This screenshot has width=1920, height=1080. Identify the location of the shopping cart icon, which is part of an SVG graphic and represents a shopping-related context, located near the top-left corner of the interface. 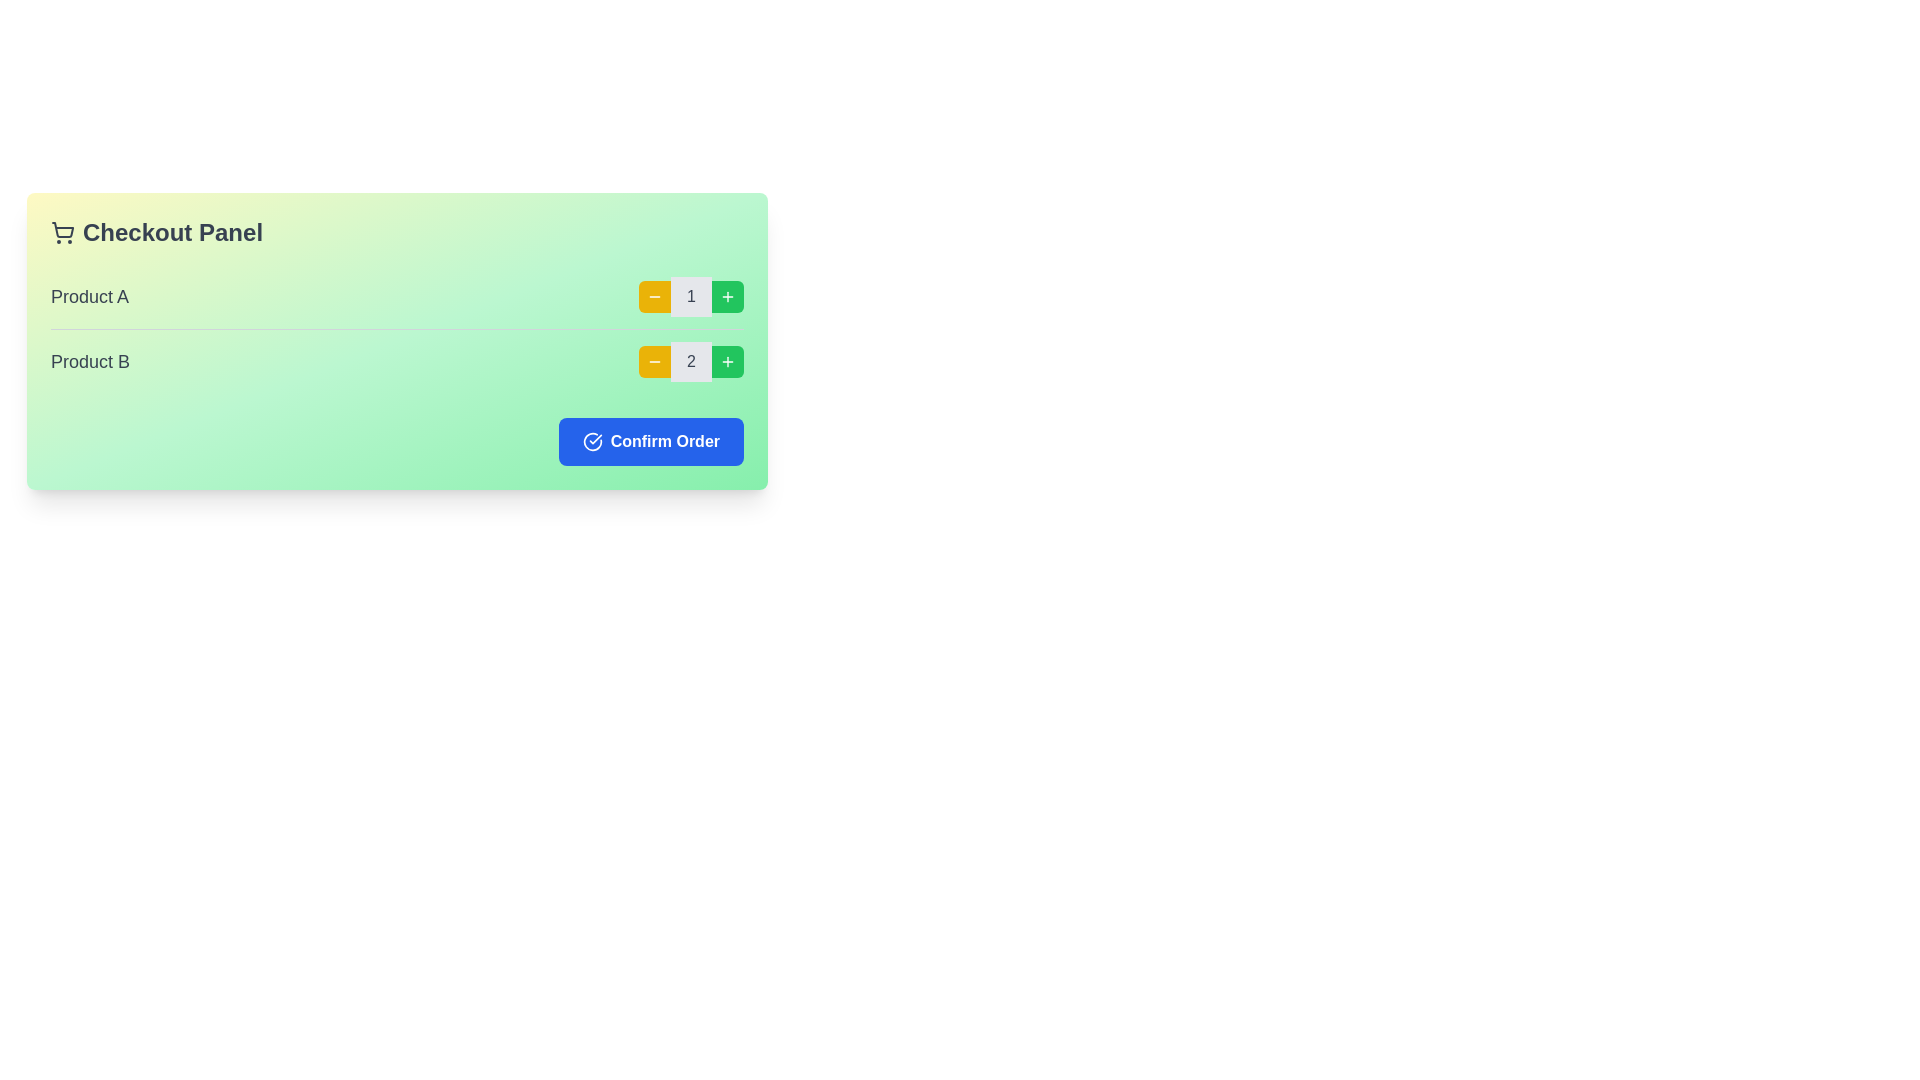
(62, 229).